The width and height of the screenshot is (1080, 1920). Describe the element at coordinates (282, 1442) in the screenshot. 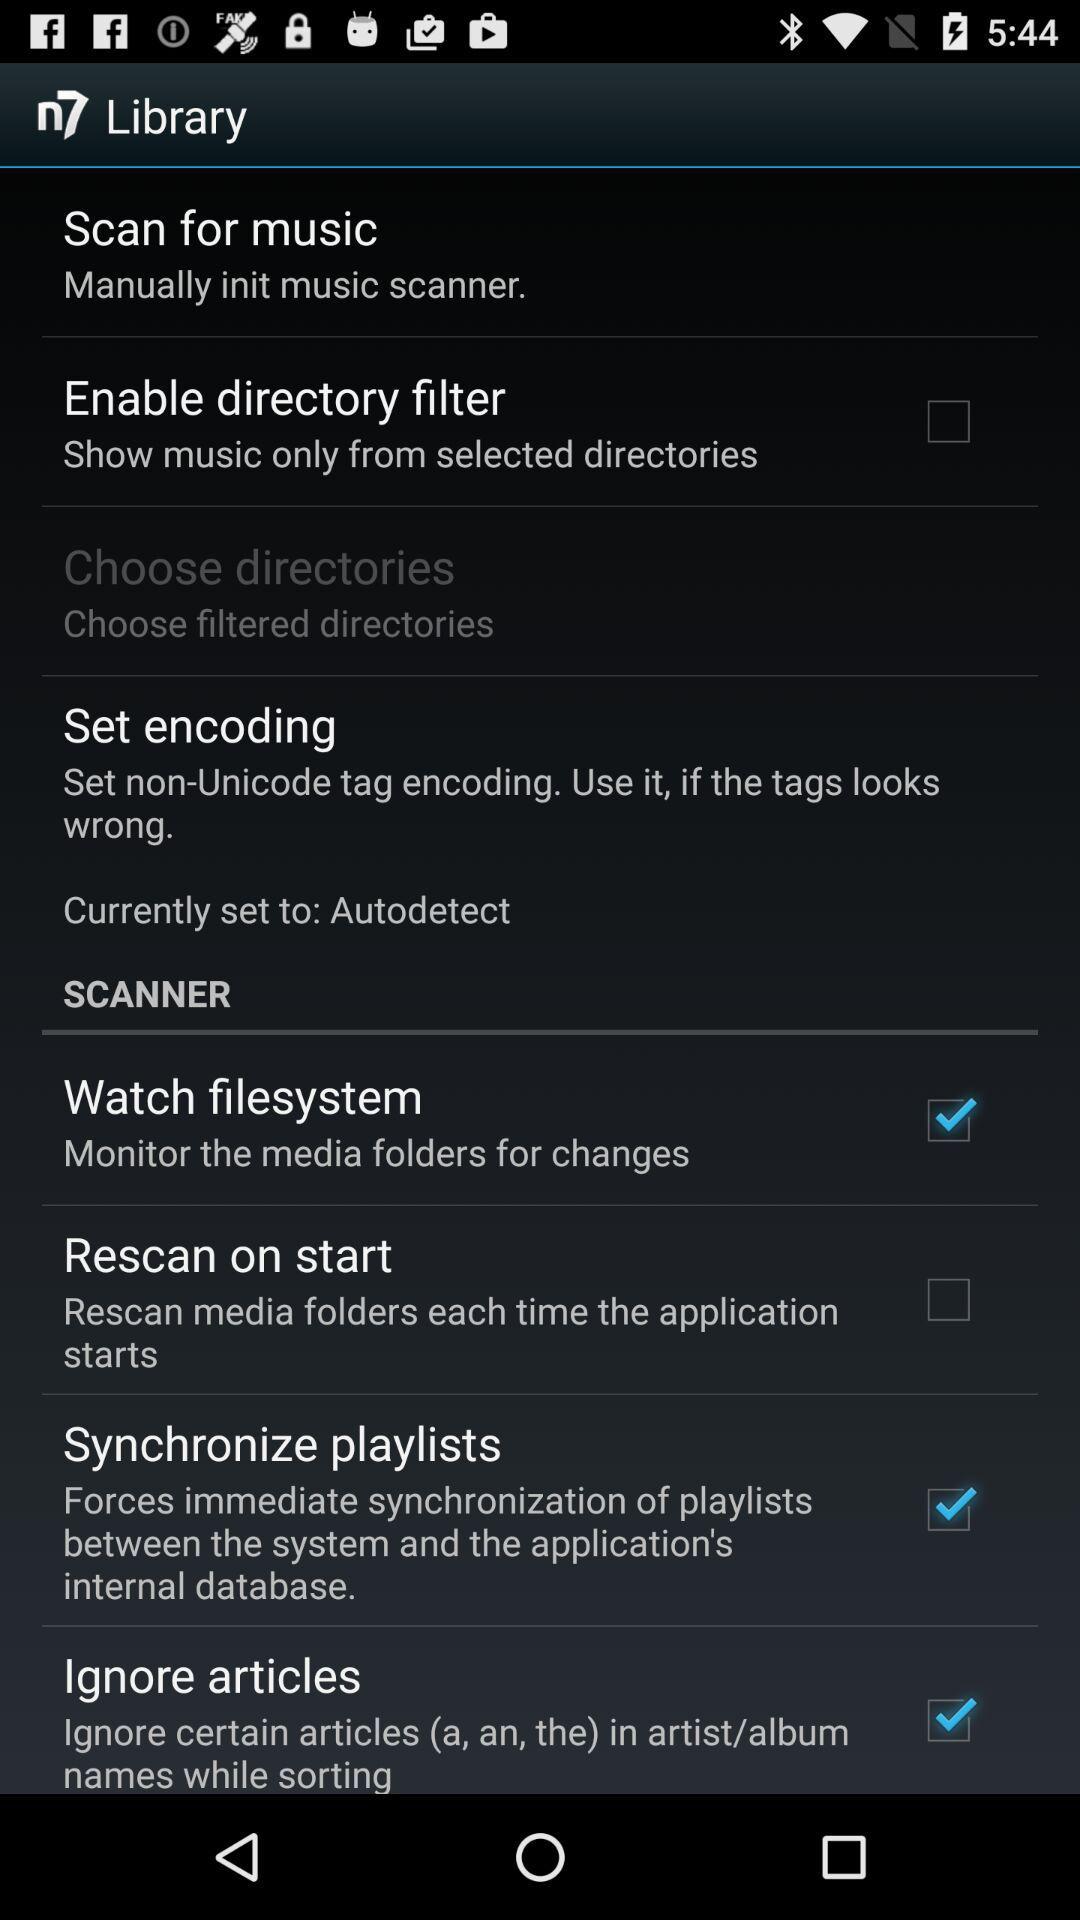

I see `synchronize playlists icon` at that location.